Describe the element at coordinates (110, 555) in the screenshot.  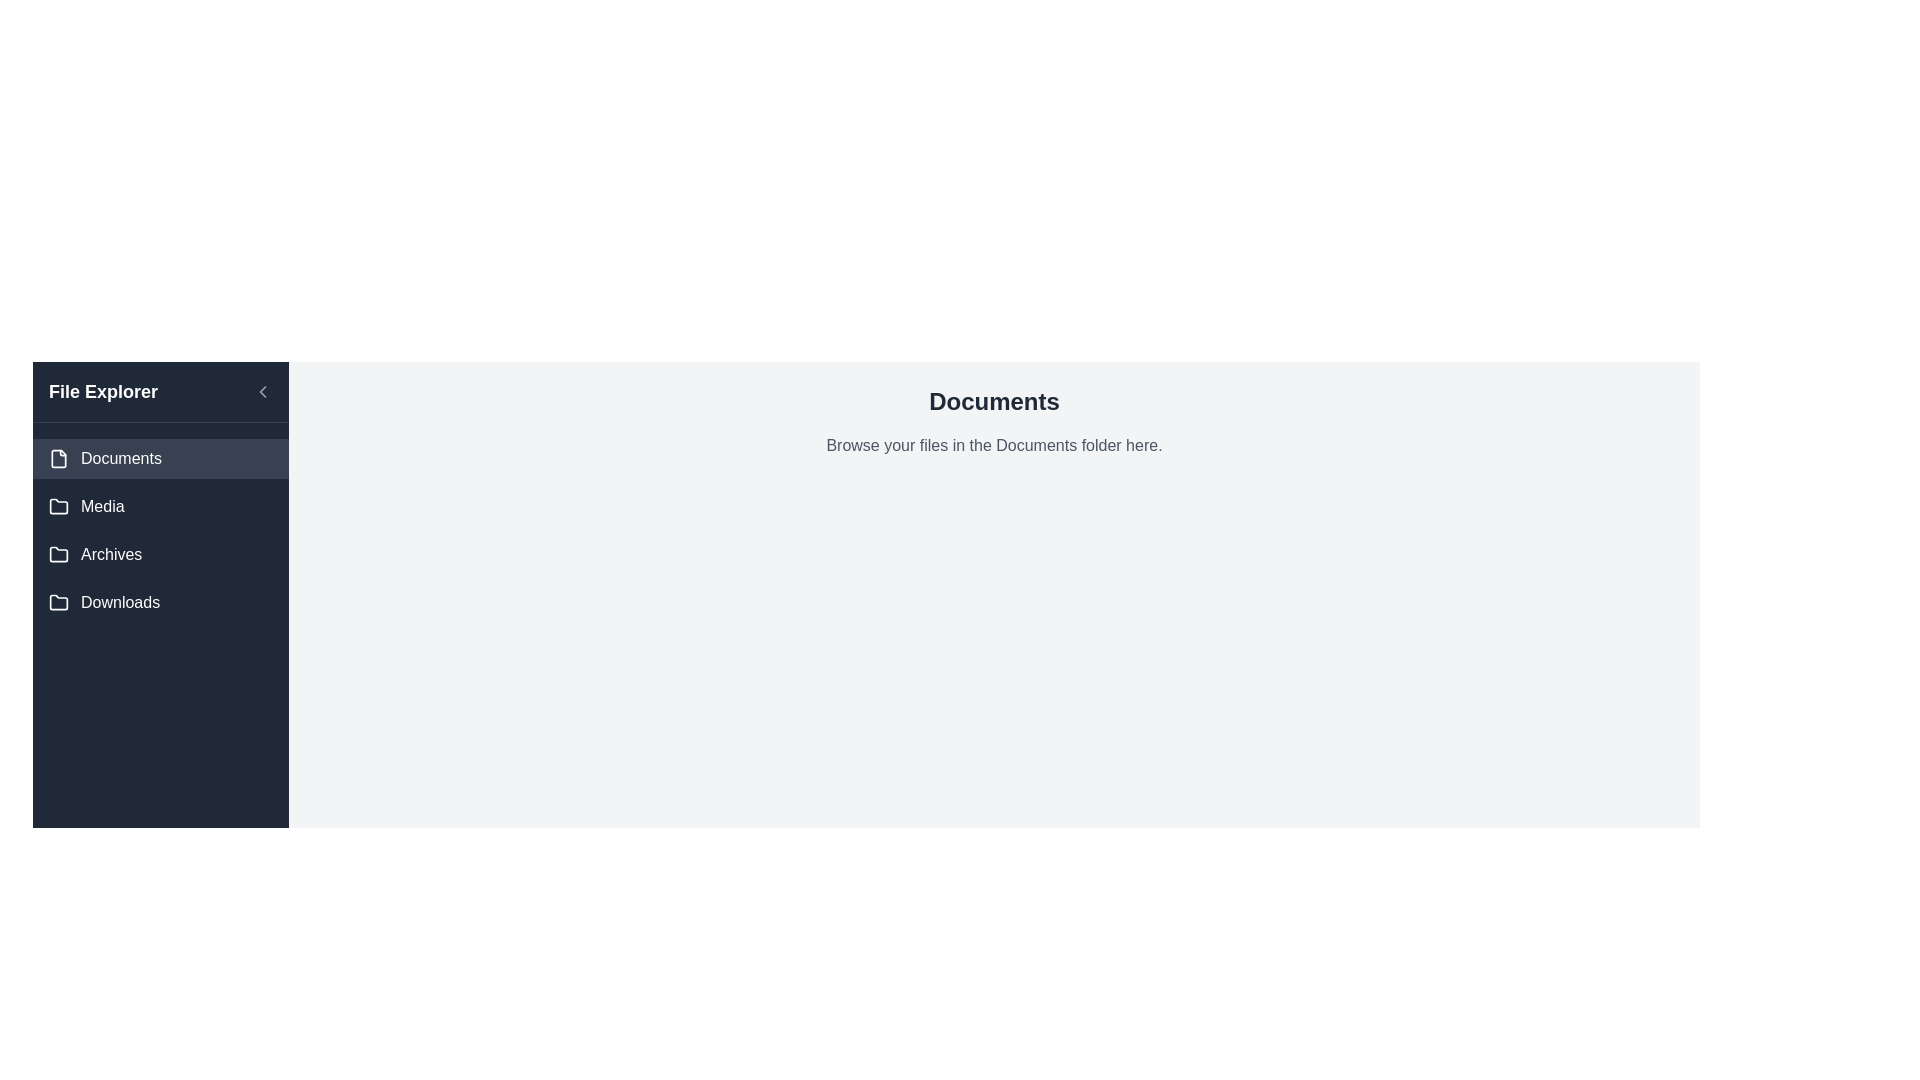
I see `the 'Archives' text label in the vertical navigational menu, which is located to the right of a folder icon and between 'Media' and 'Downloads'` at that location.